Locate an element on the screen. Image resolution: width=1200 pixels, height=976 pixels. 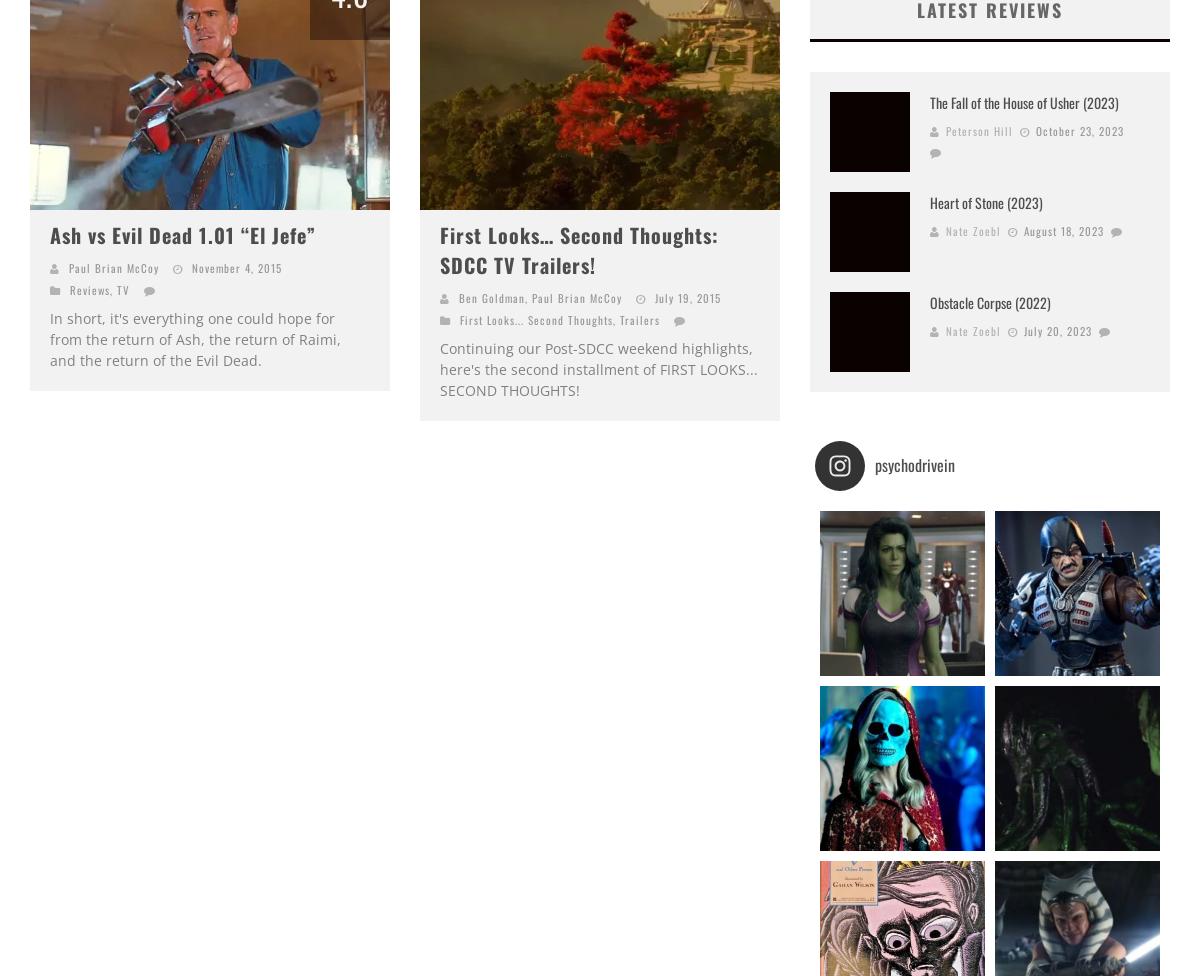
'November 4, 2015' is located at coordinates (236, 268).